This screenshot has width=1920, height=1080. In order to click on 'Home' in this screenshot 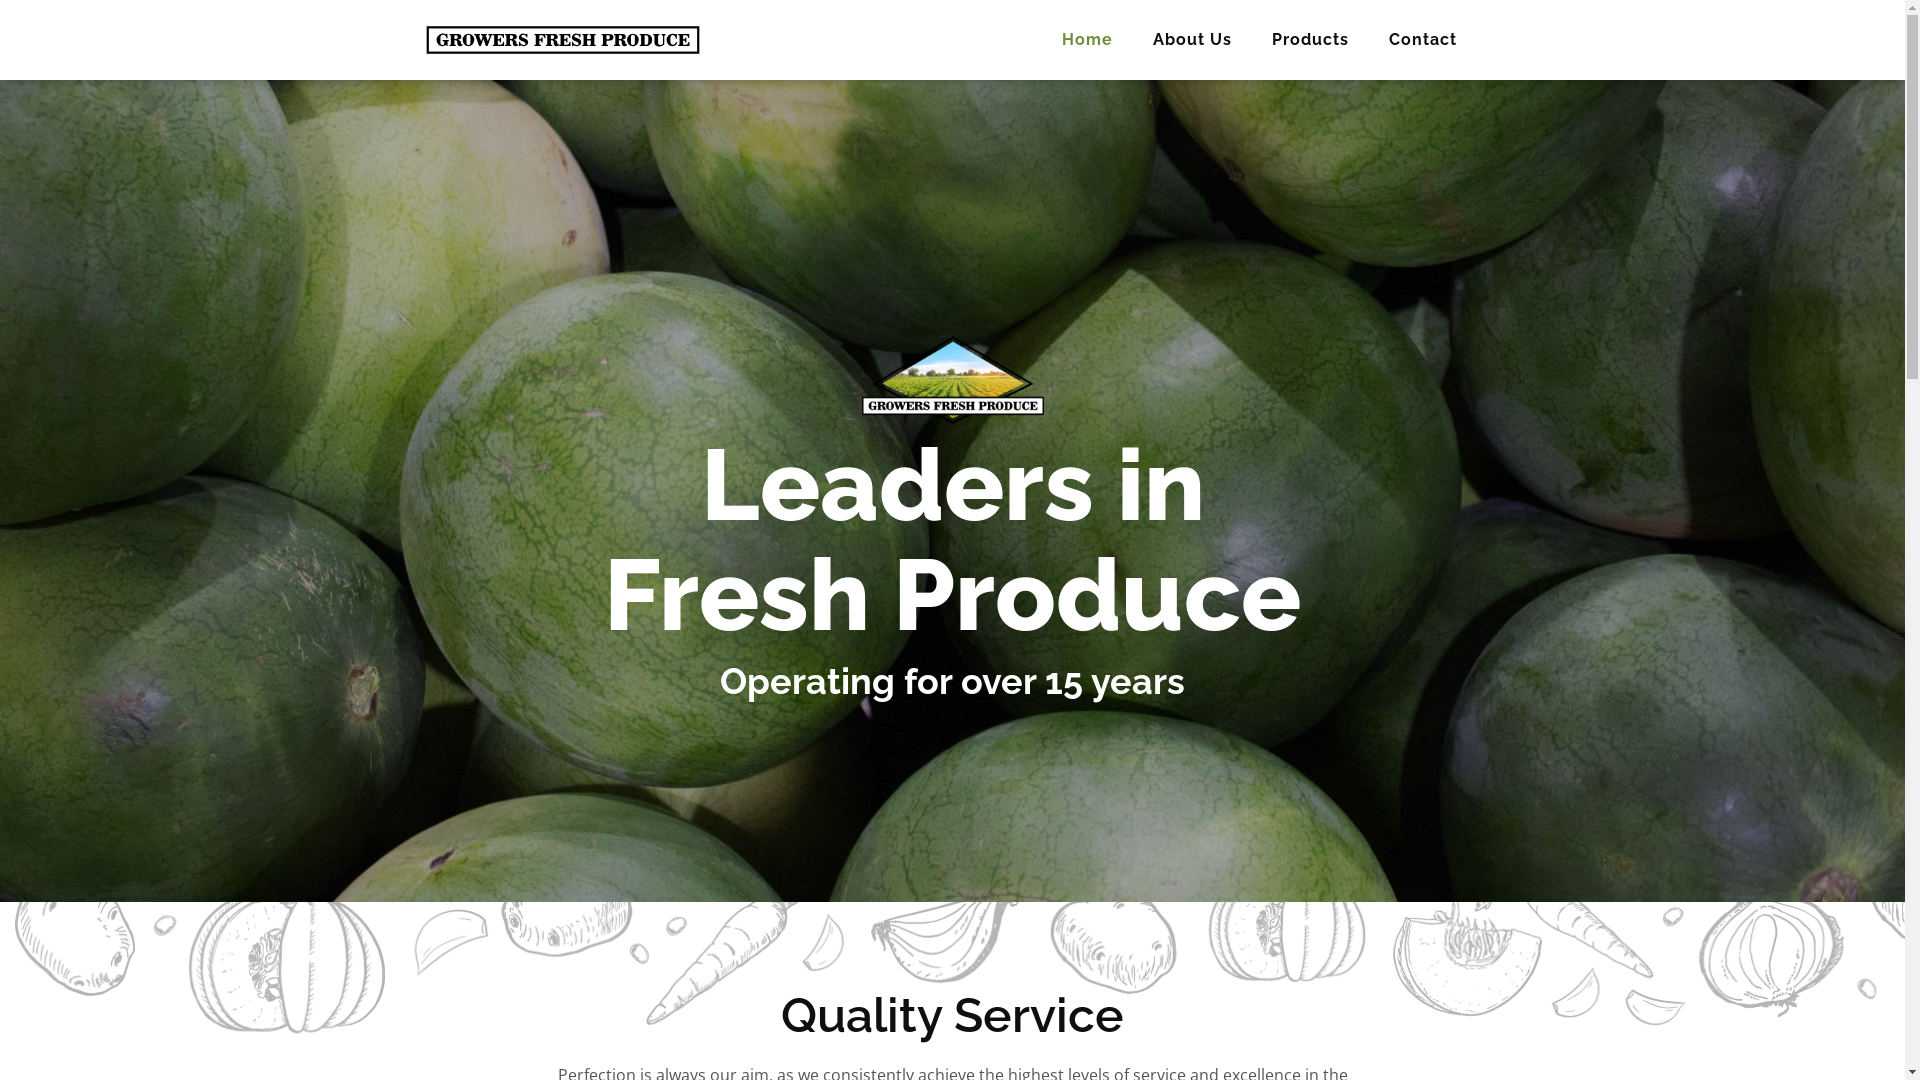, I will do `click(1086, 39)`.